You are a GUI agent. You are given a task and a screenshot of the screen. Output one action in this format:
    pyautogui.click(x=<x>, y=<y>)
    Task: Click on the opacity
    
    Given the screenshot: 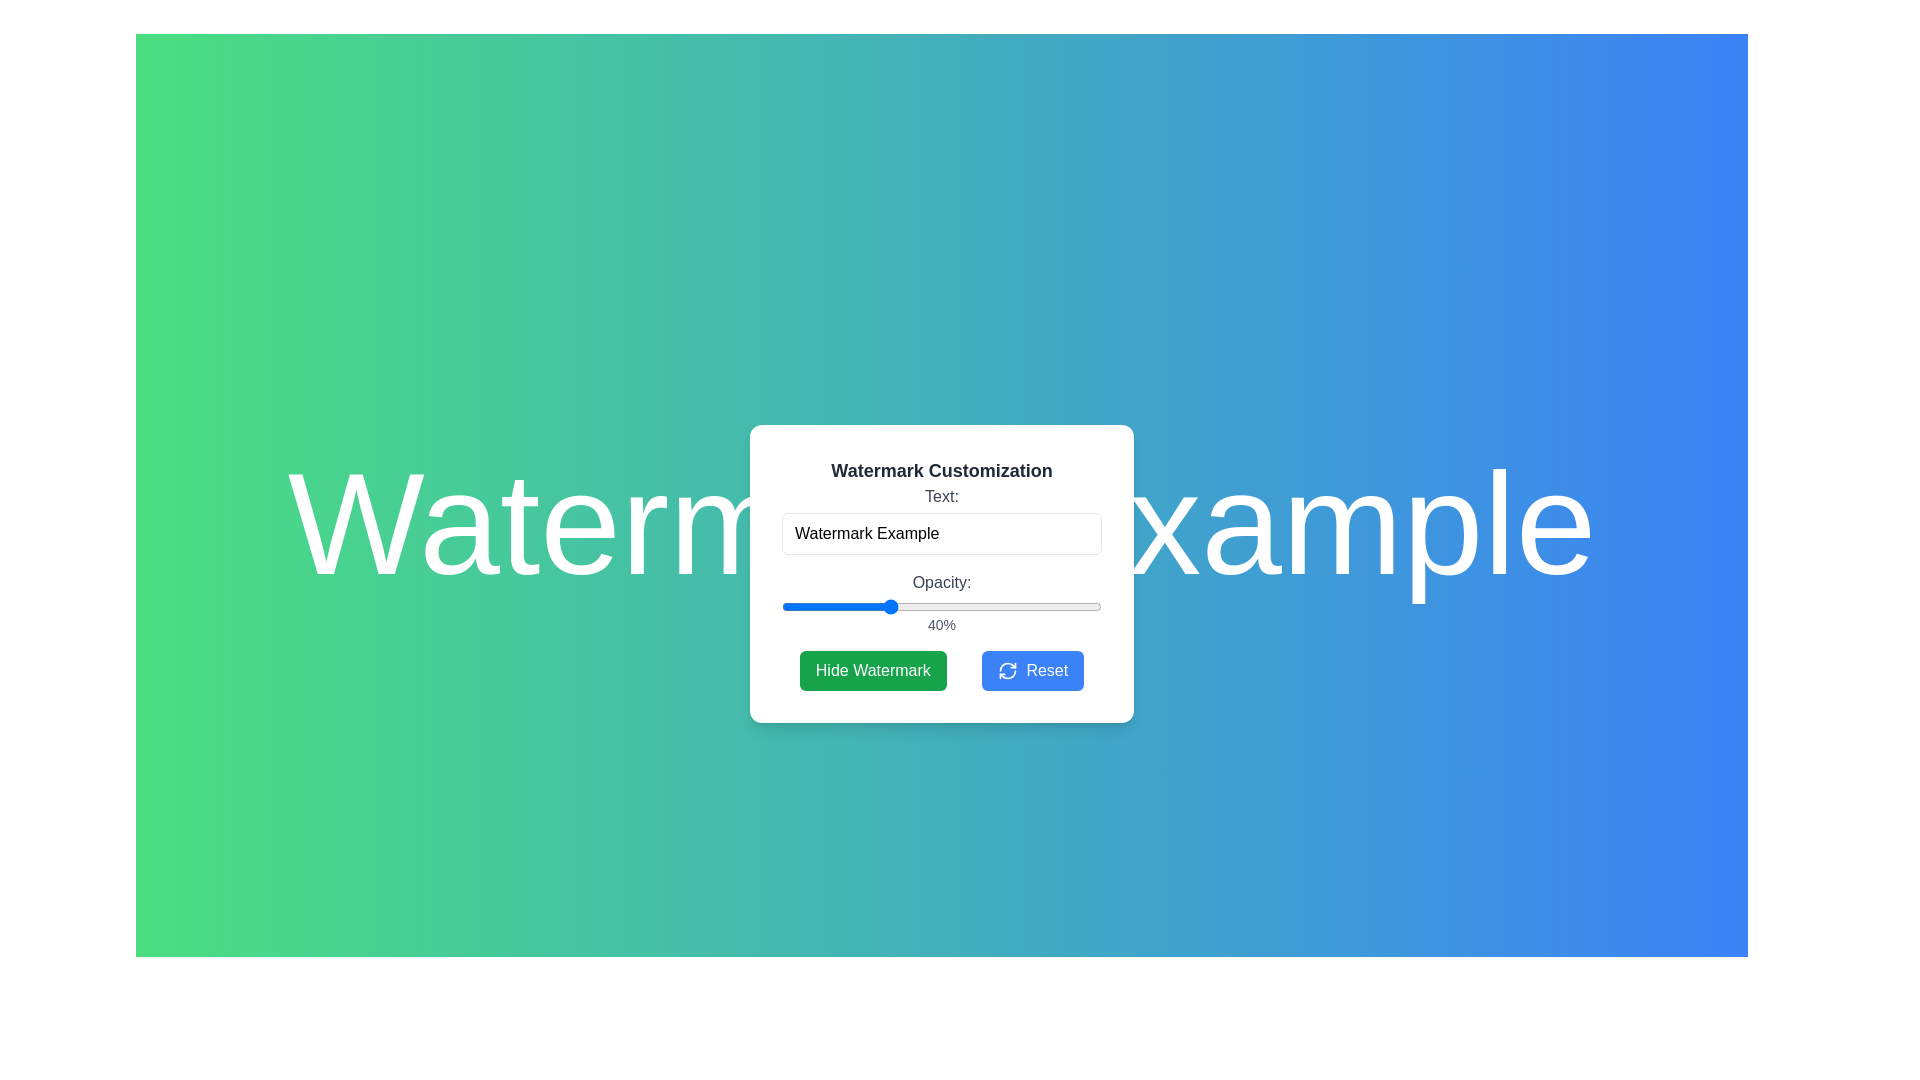 What is the action you would take?
    pyautogui.click(x=878, y=605)
    